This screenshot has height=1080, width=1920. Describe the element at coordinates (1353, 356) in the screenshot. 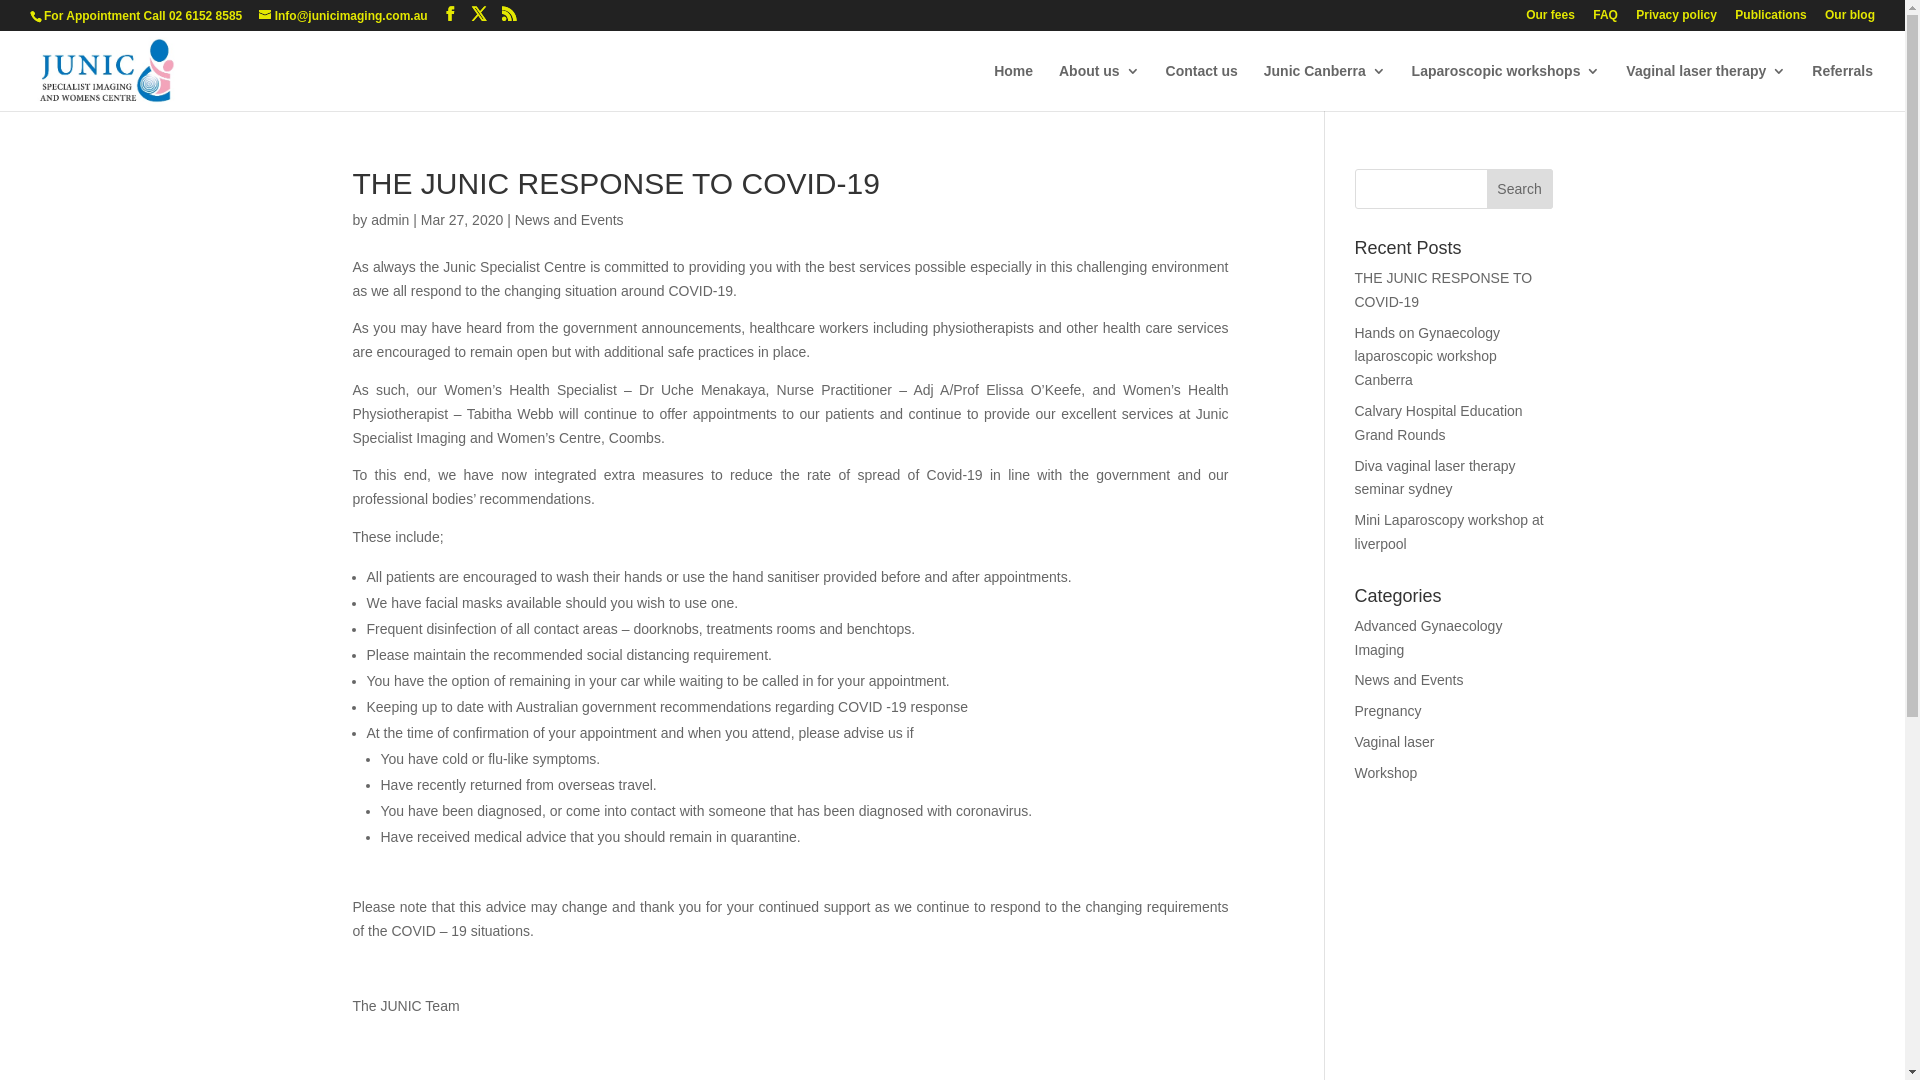

I see `'Hands on Gynaecology laparoscopic workshop Canberra'` at that location.